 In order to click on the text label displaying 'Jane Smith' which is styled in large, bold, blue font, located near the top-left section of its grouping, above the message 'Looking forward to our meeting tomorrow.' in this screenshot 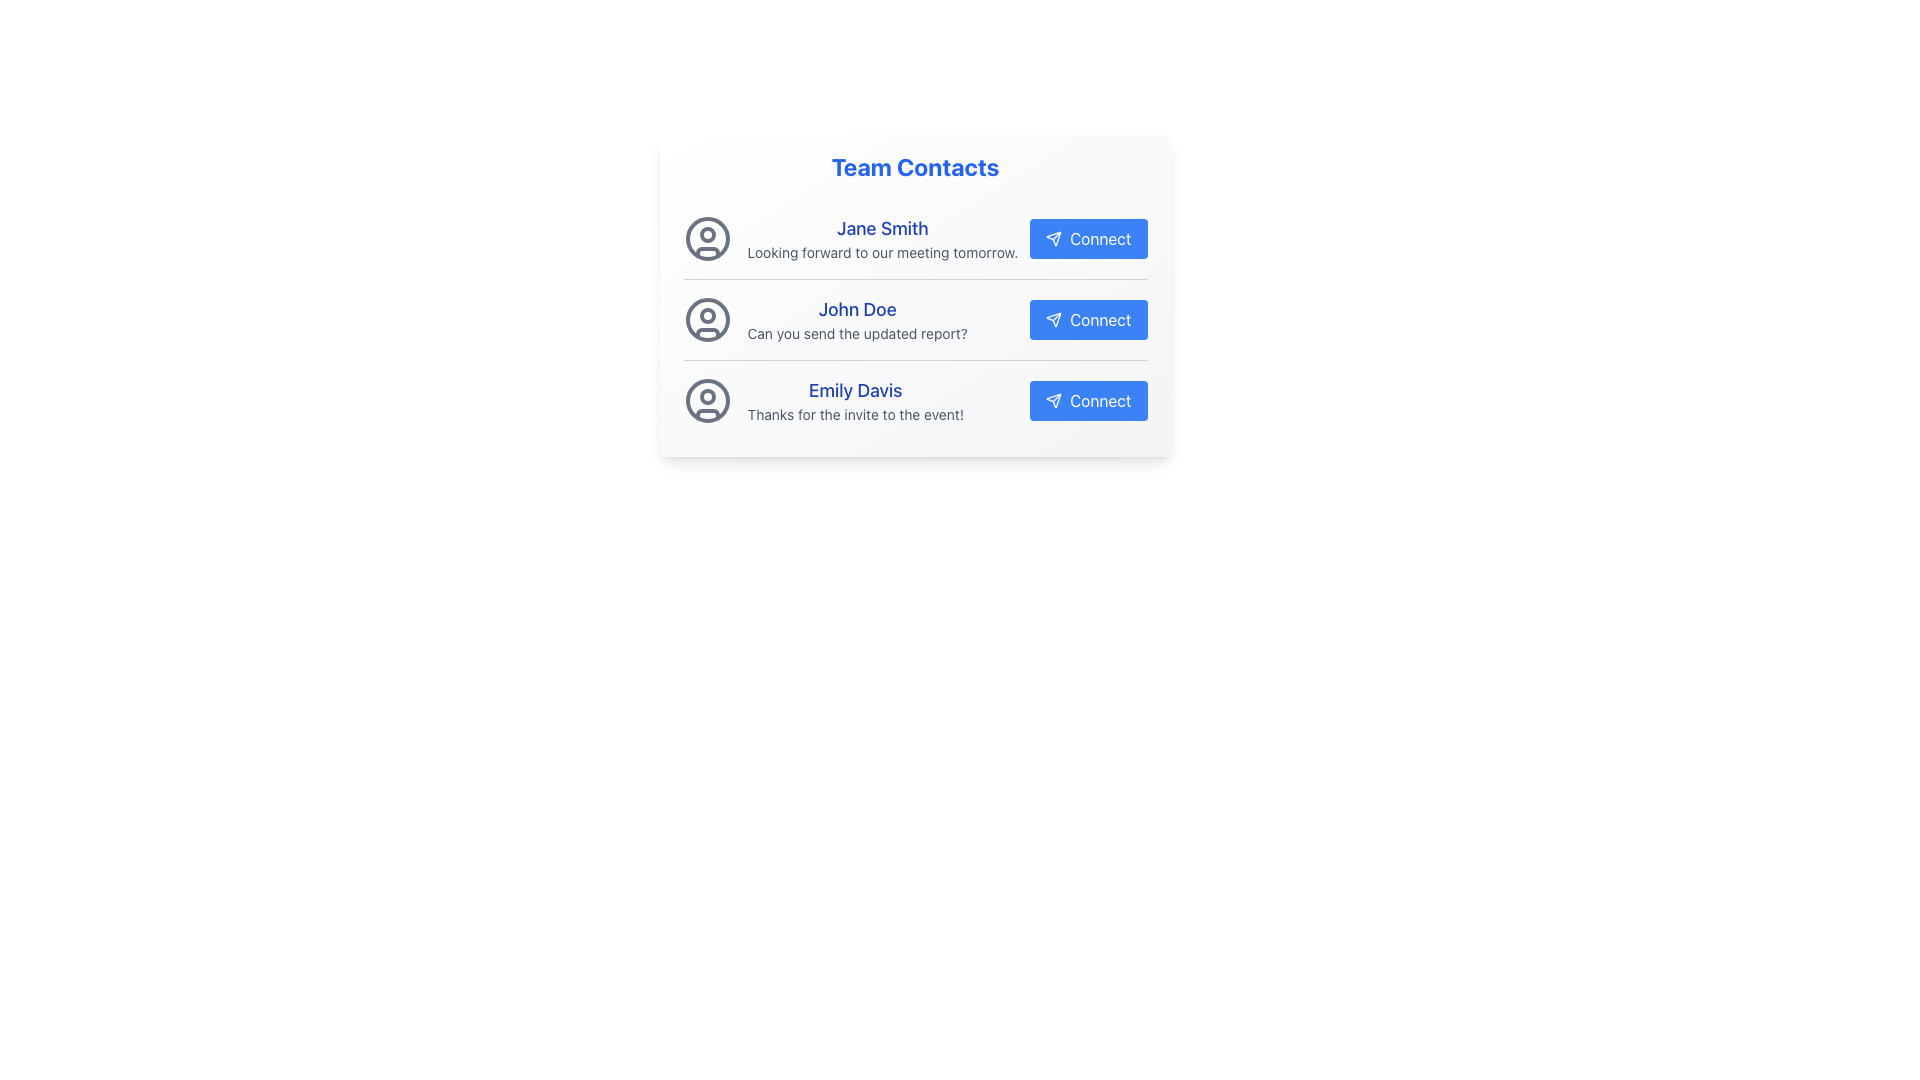, I will do `click(881, 227)`.